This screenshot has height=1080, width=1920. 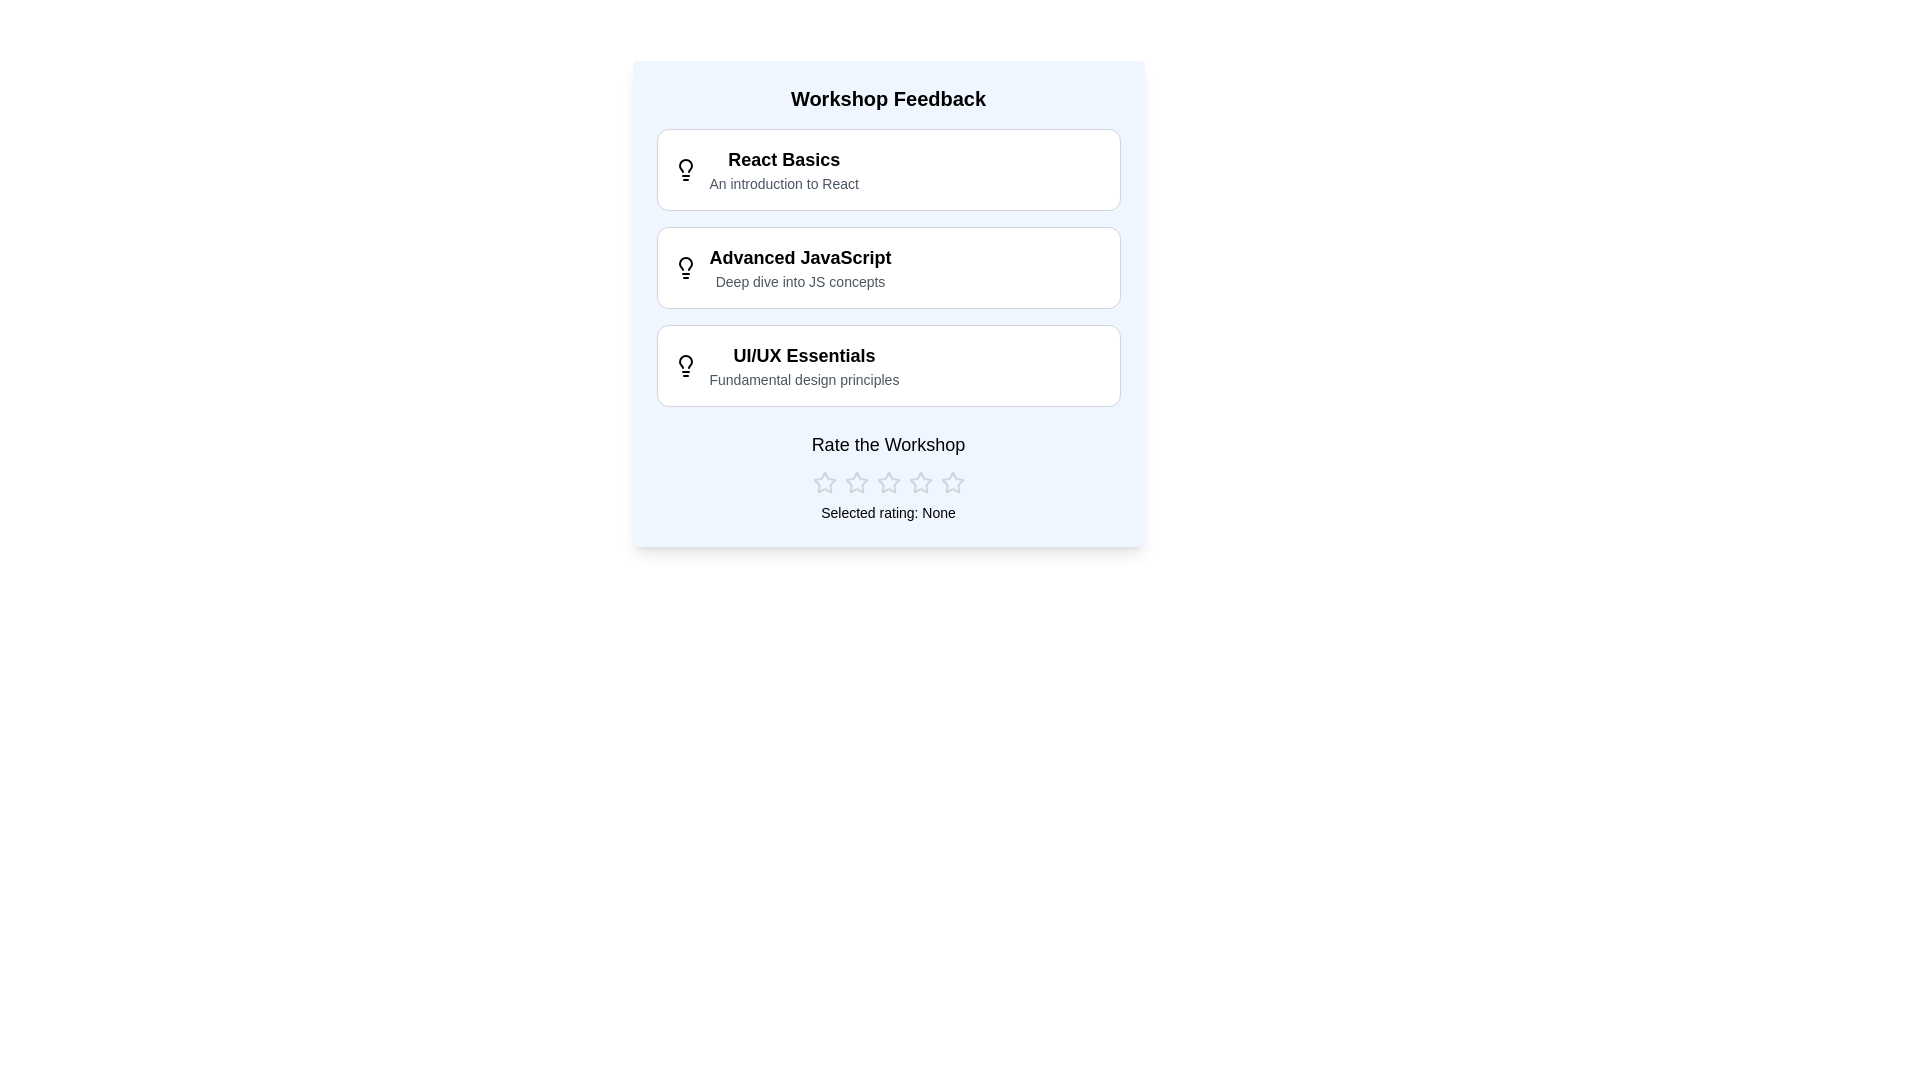 I want to click on the first interactive card in the listing context that provides information about 'React Basics', so click(x=887, y=168).